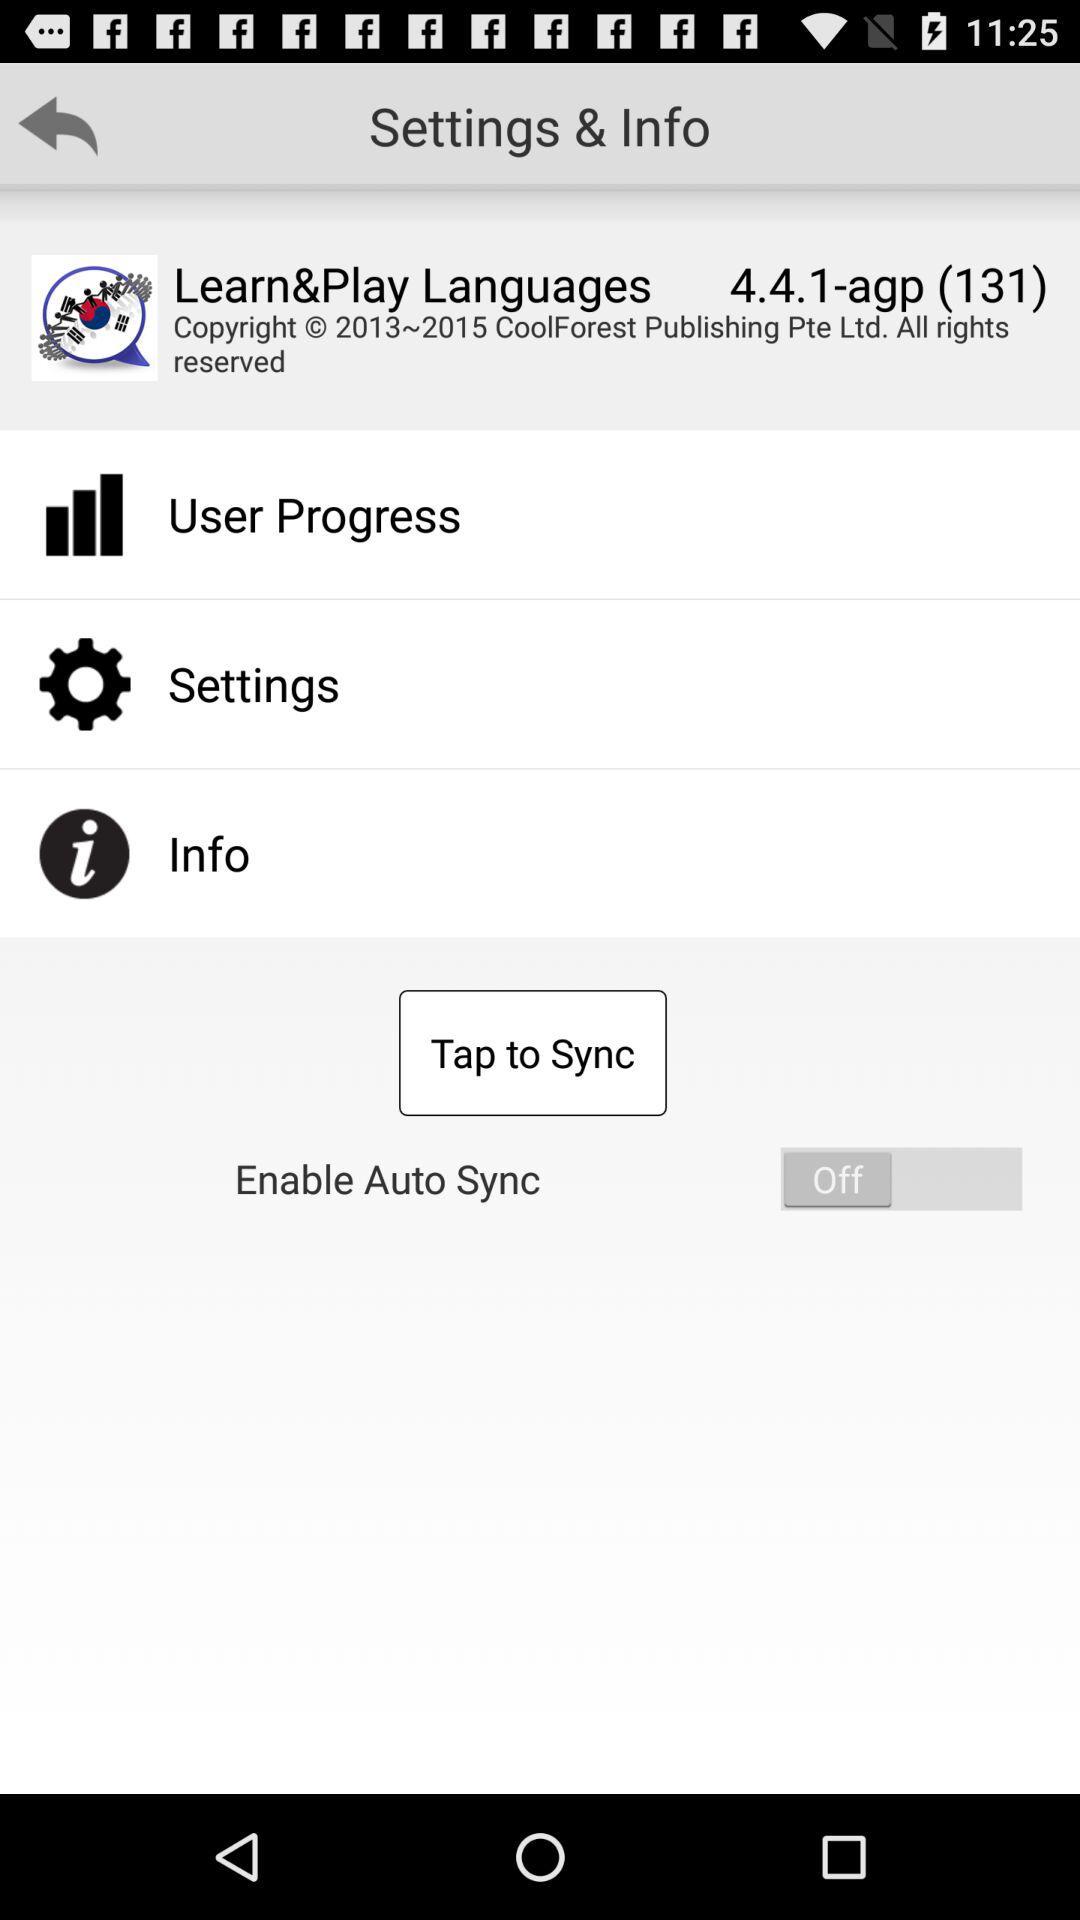 This screenshot has height=1920, width=1080. I want to click on the icon on the right, so click(901, 1179).